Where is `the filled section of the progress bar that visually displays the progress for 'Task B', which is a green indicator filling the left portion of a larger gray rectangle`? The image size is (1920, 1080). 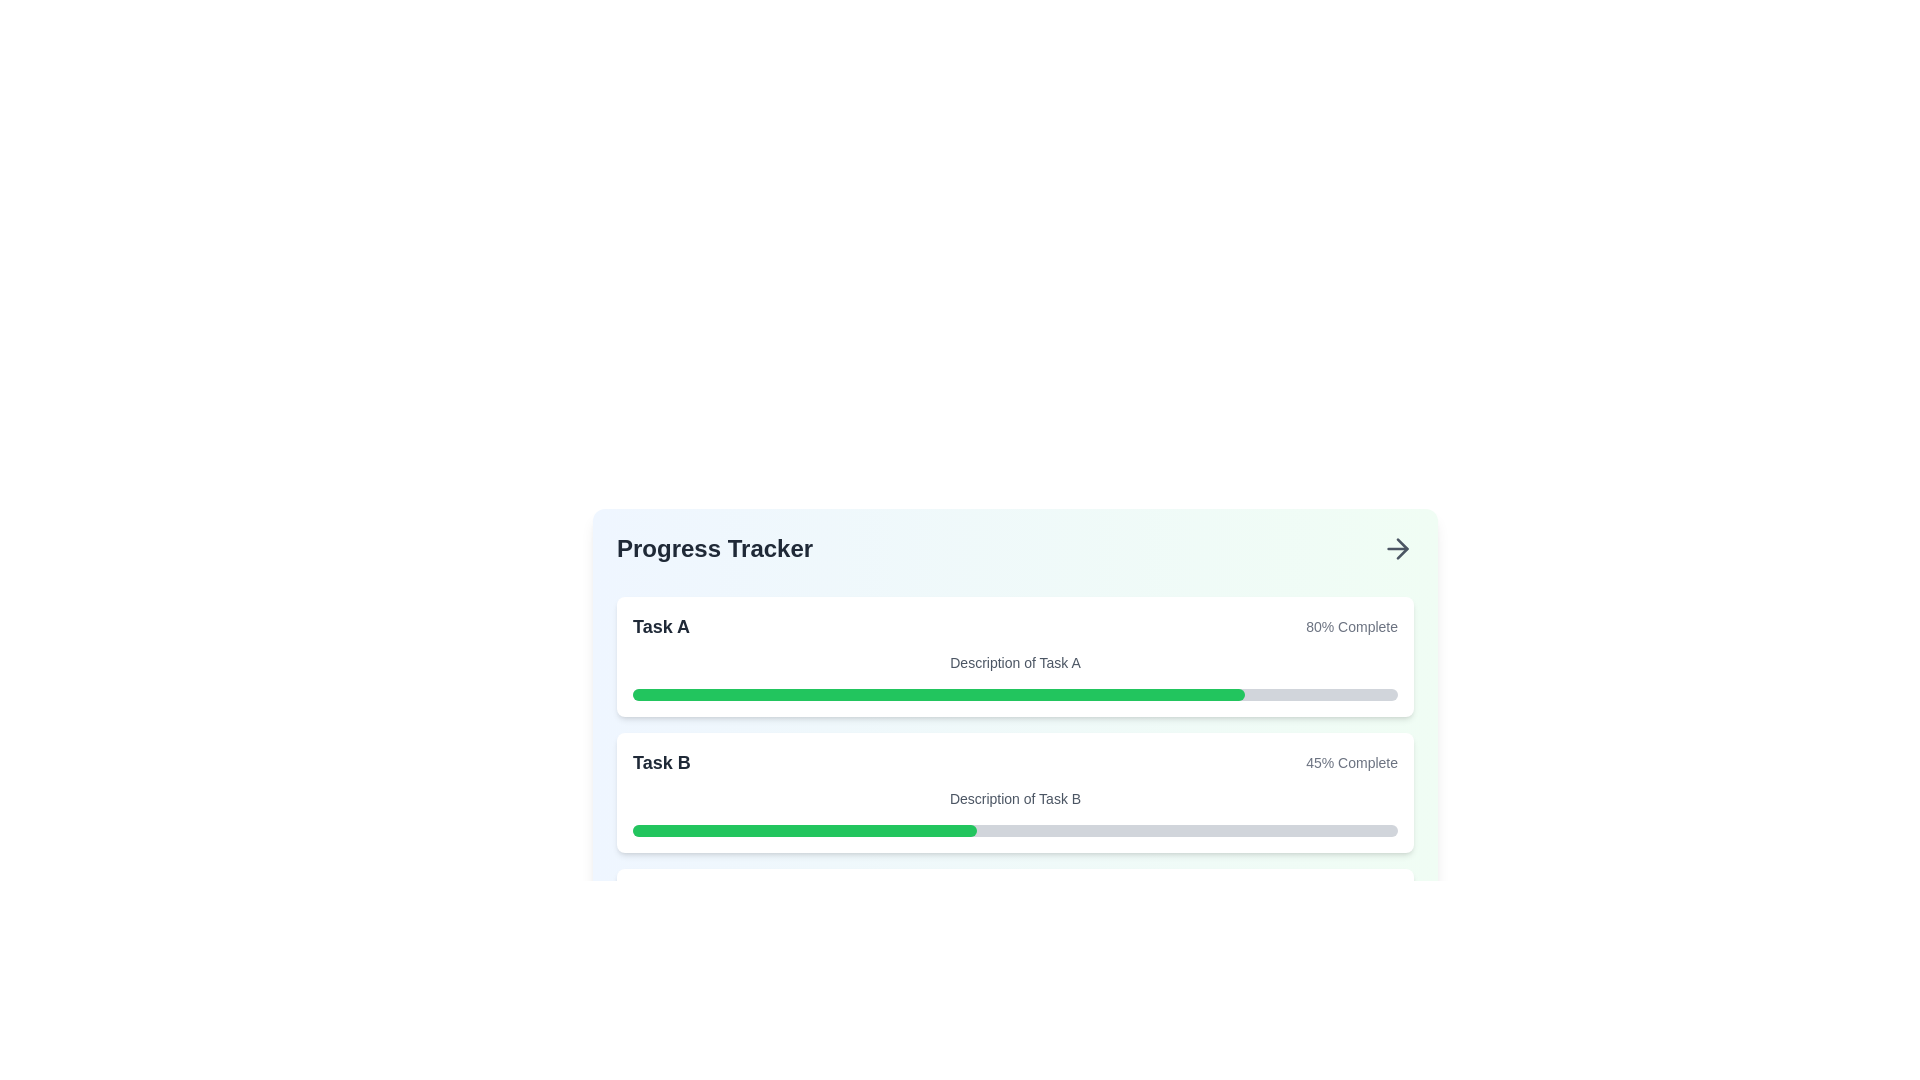
the filled section of the progress bar that visually displays the progress for 'Task B', which is a green indicator filling the left portion of a larger gray rectangle is located at coordinates (862, 966).